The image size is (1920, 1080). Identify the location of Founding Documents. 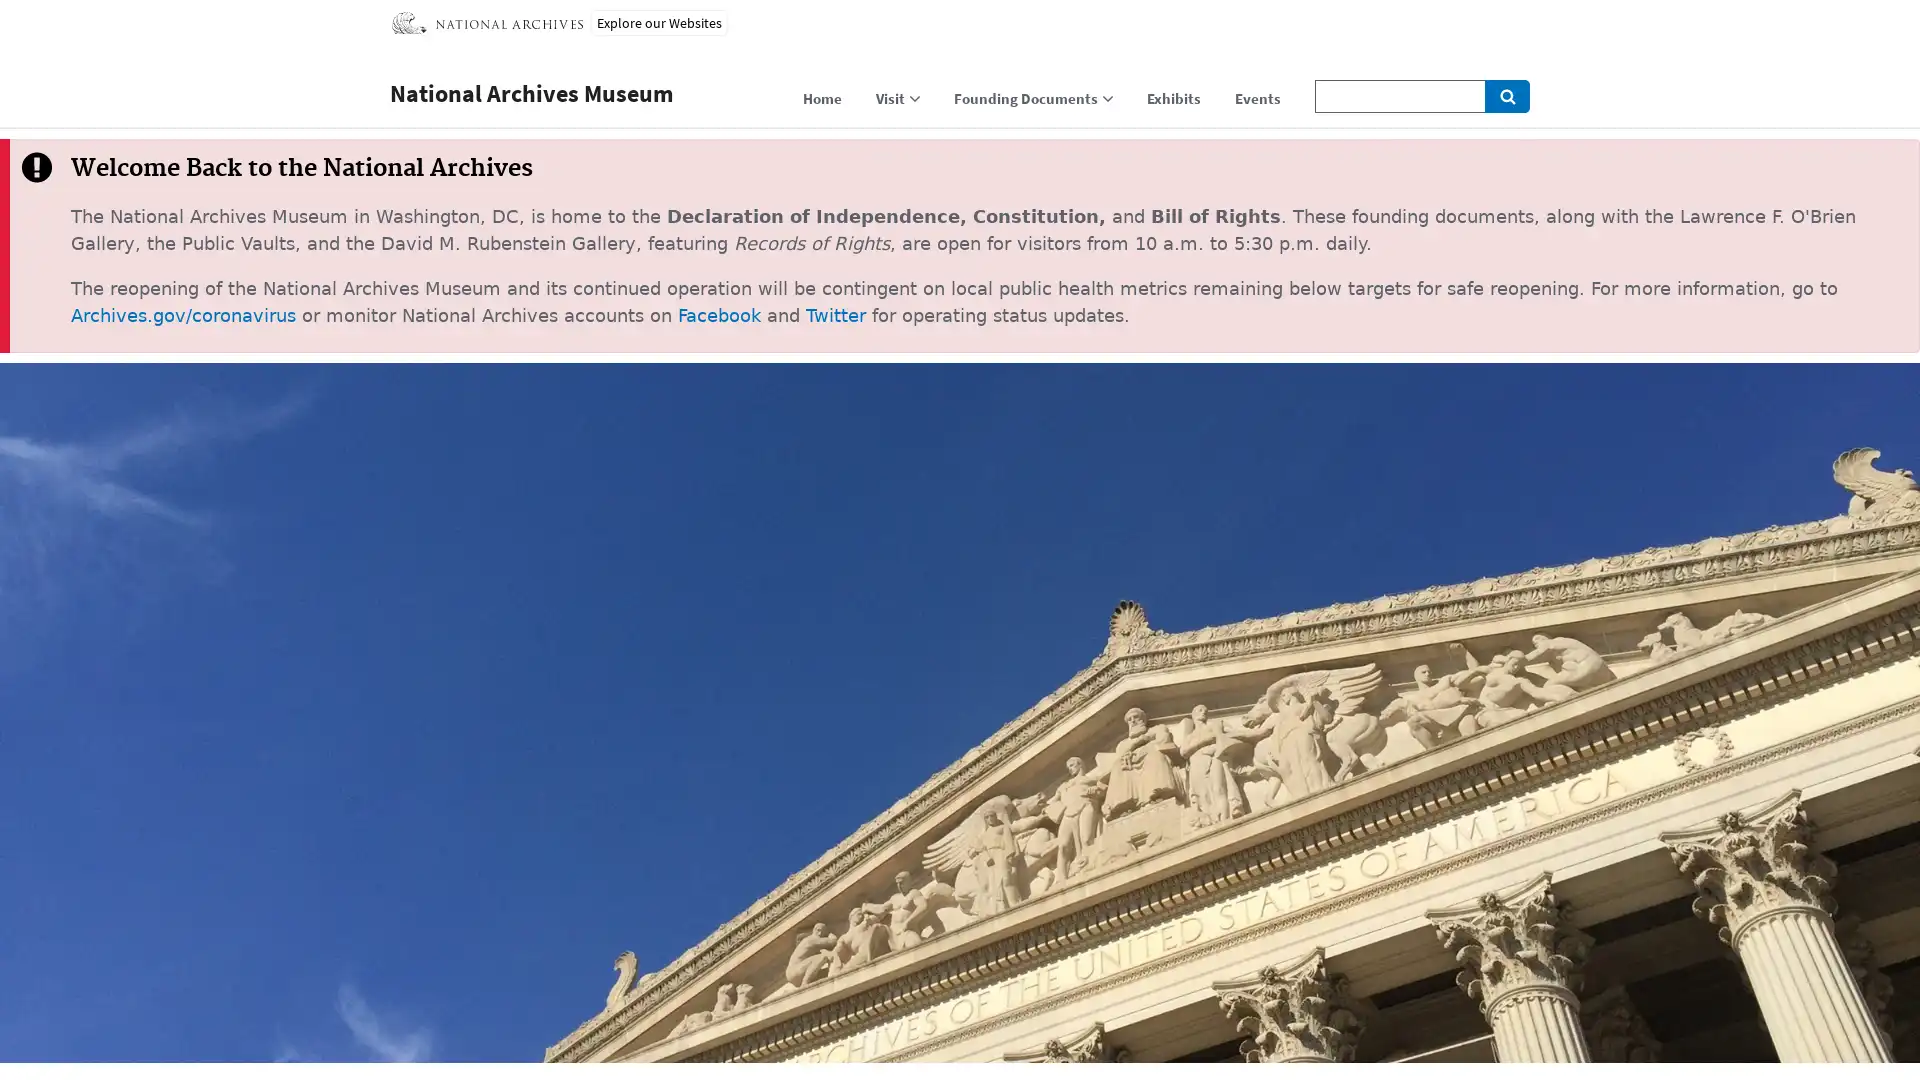
(1033, 103).